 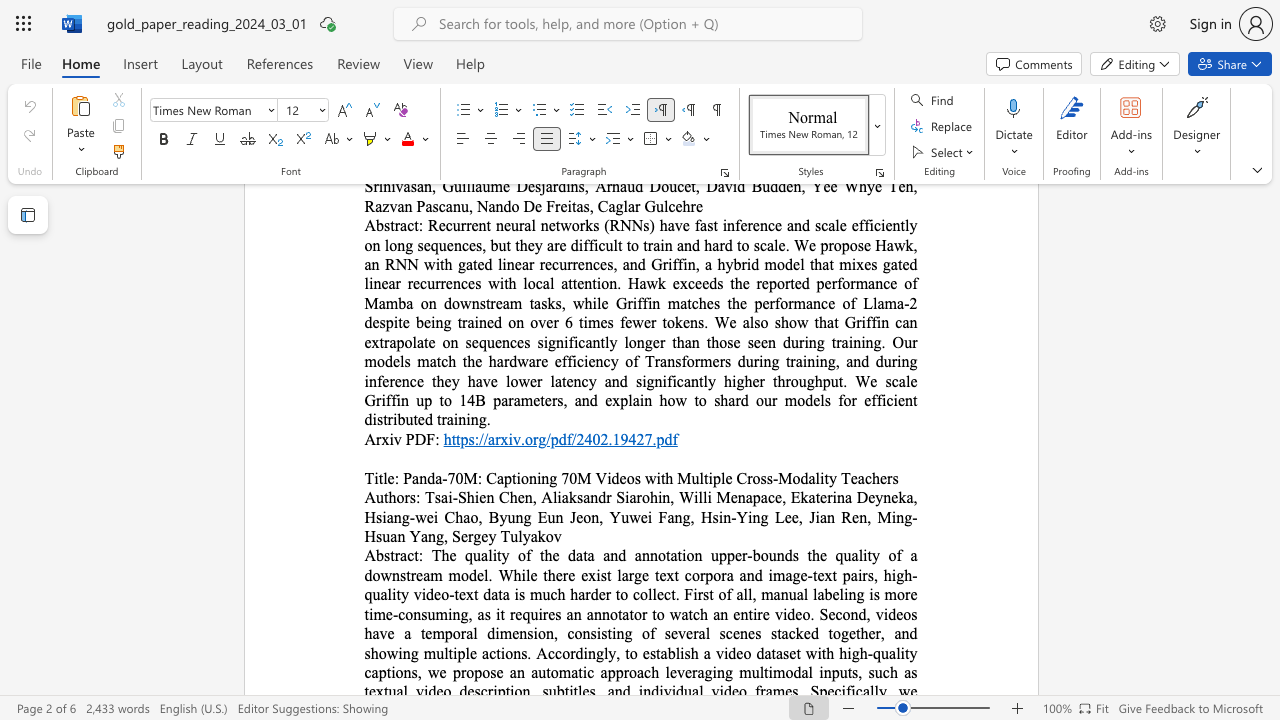 What do you see at coordinates (777, 478) in the screenshot?
I see `the subset text "Mo" within the text "Panda-70M: Captioning 70M Videos with Multiple Cross-Modality Teachers"` at bounding box center [777, 478].